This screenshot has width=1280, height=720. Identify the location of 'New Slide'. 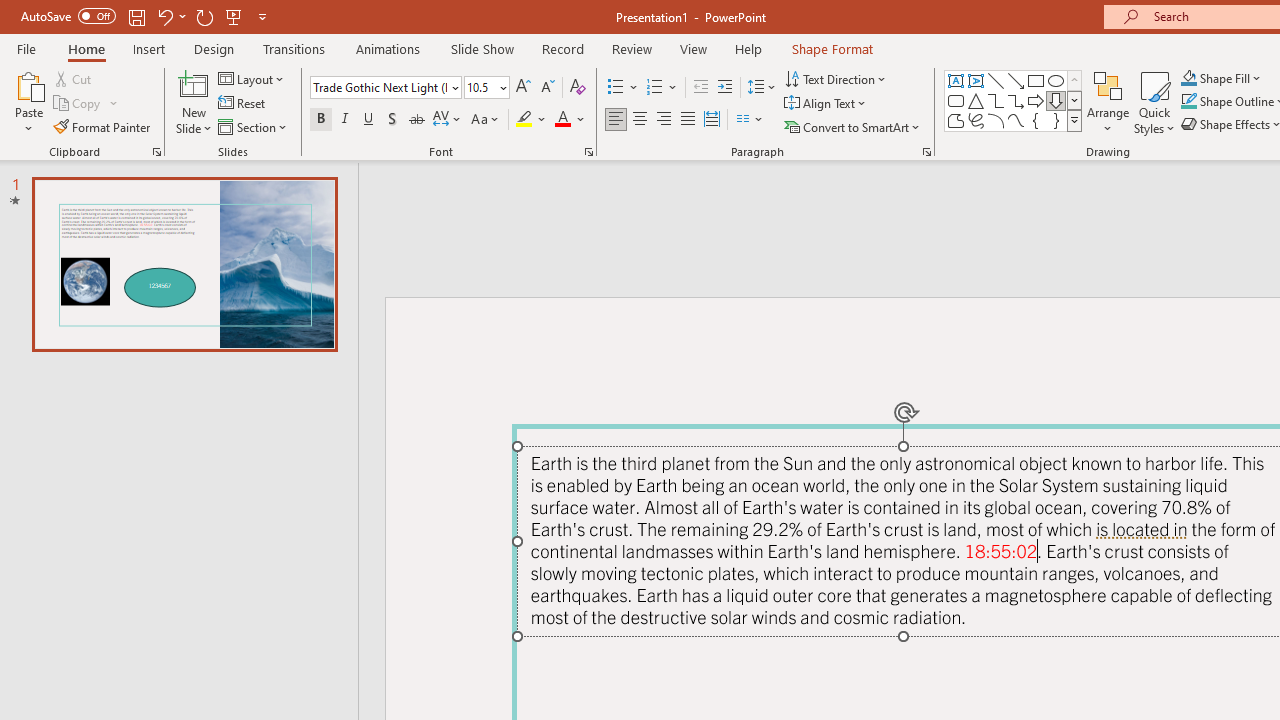
(193, 103).